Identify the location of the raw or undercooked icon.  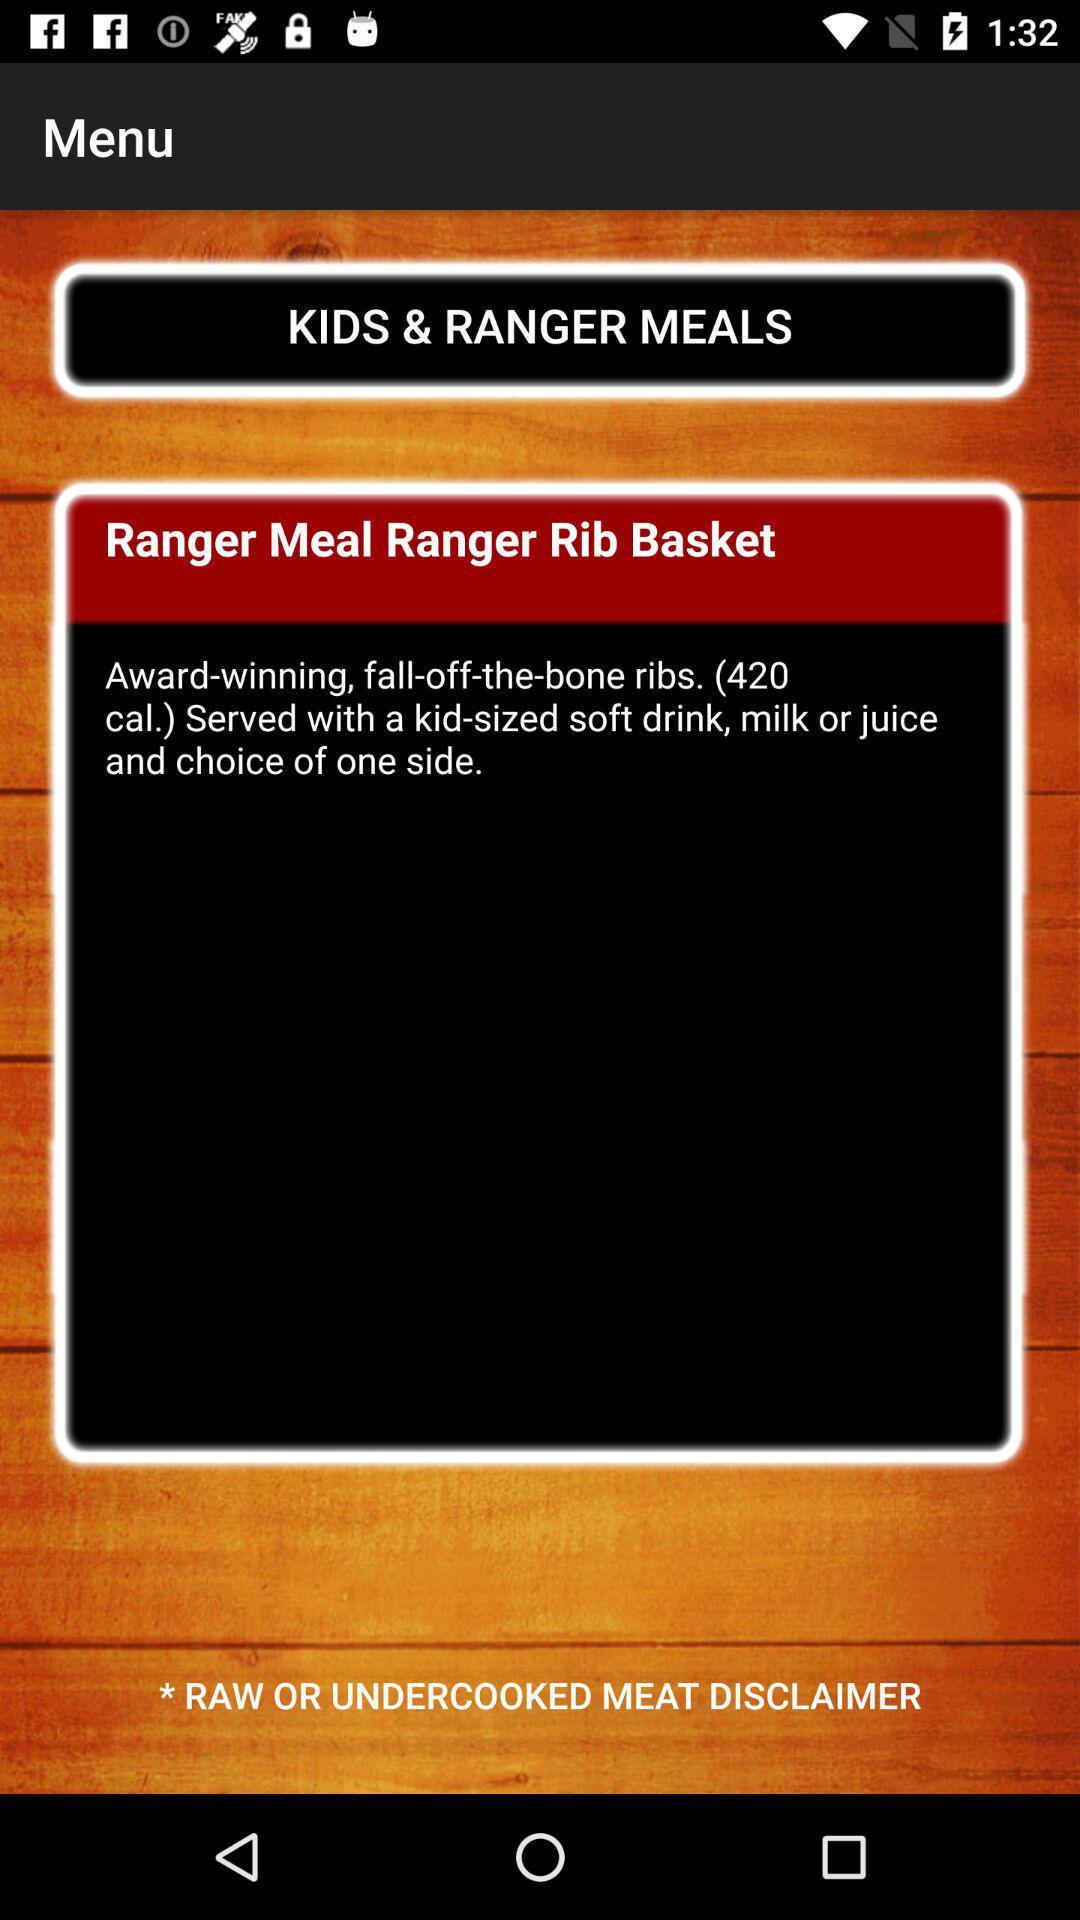
(540, 1693).